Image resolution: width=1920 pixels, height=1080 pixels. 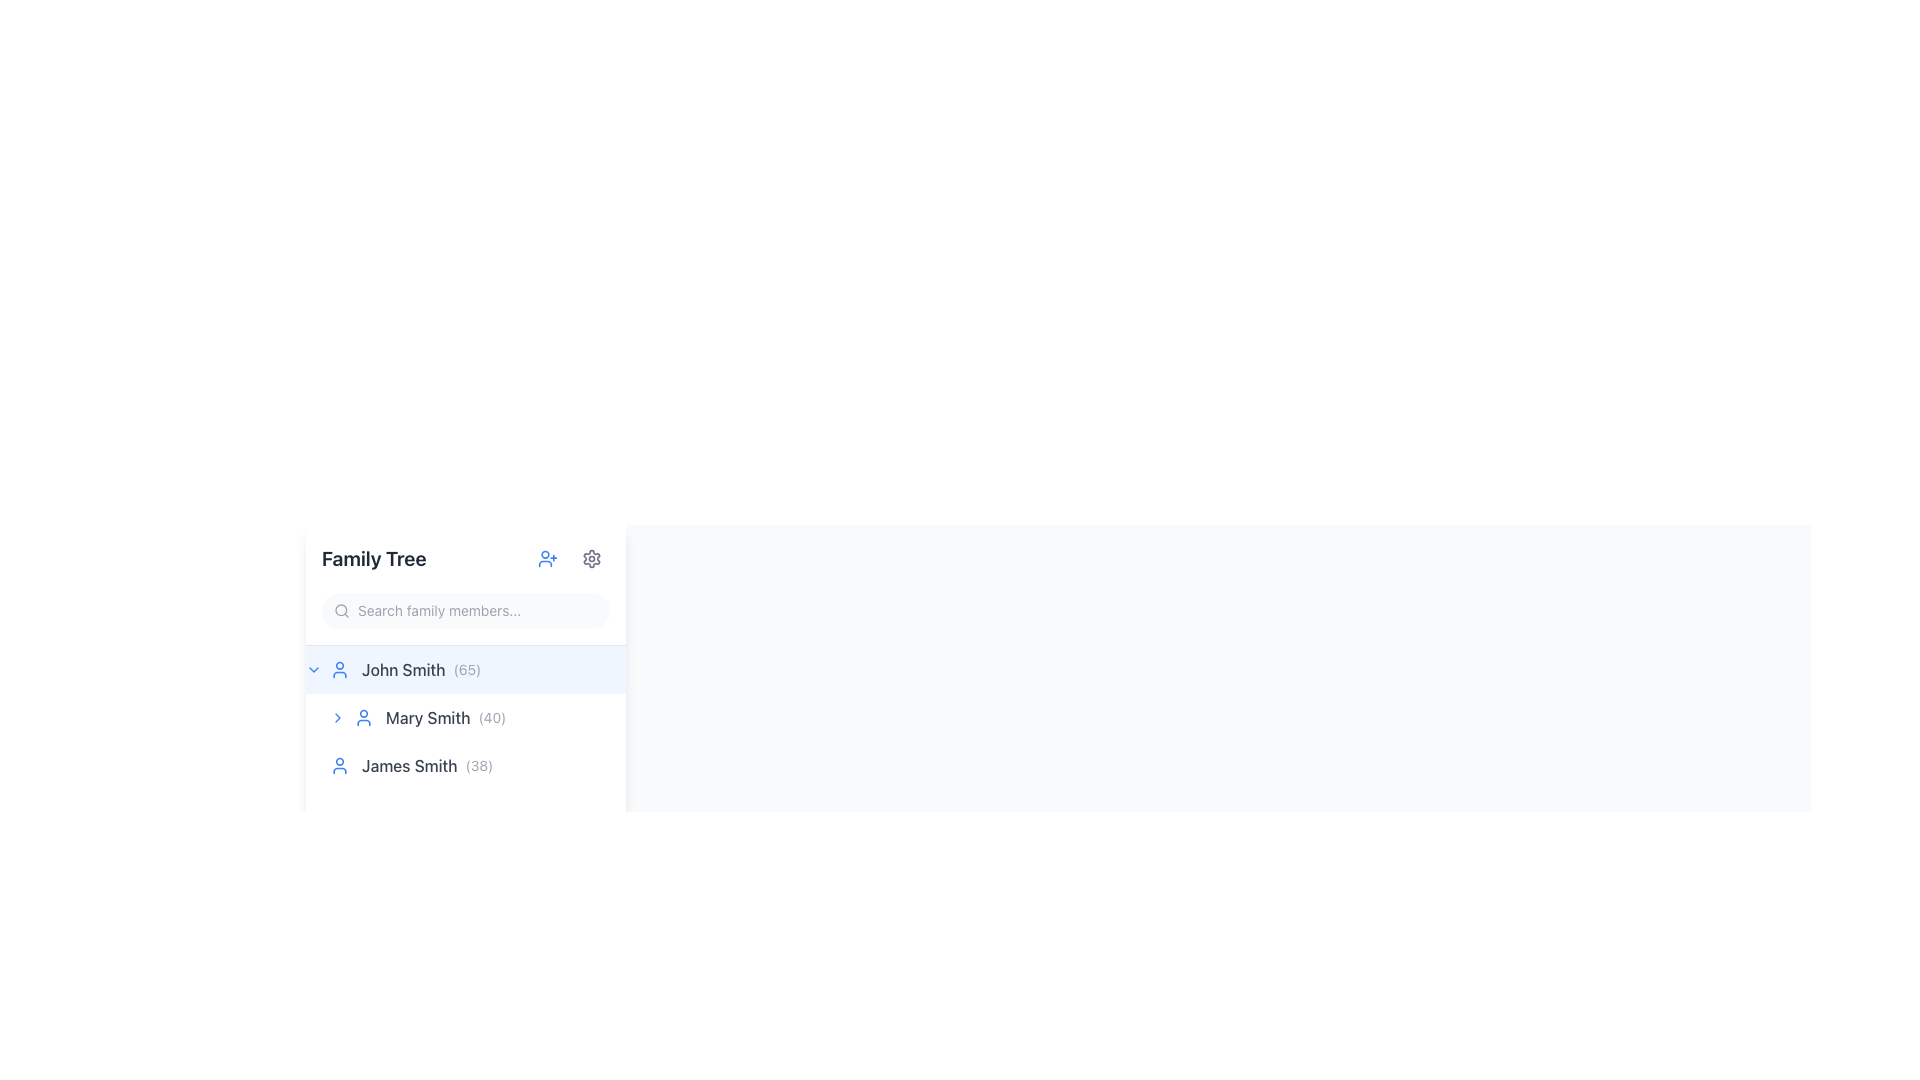 I want to click on the chevron icon located to the left of the text 'Mary Smith (40)', so click(x=337, y=716).